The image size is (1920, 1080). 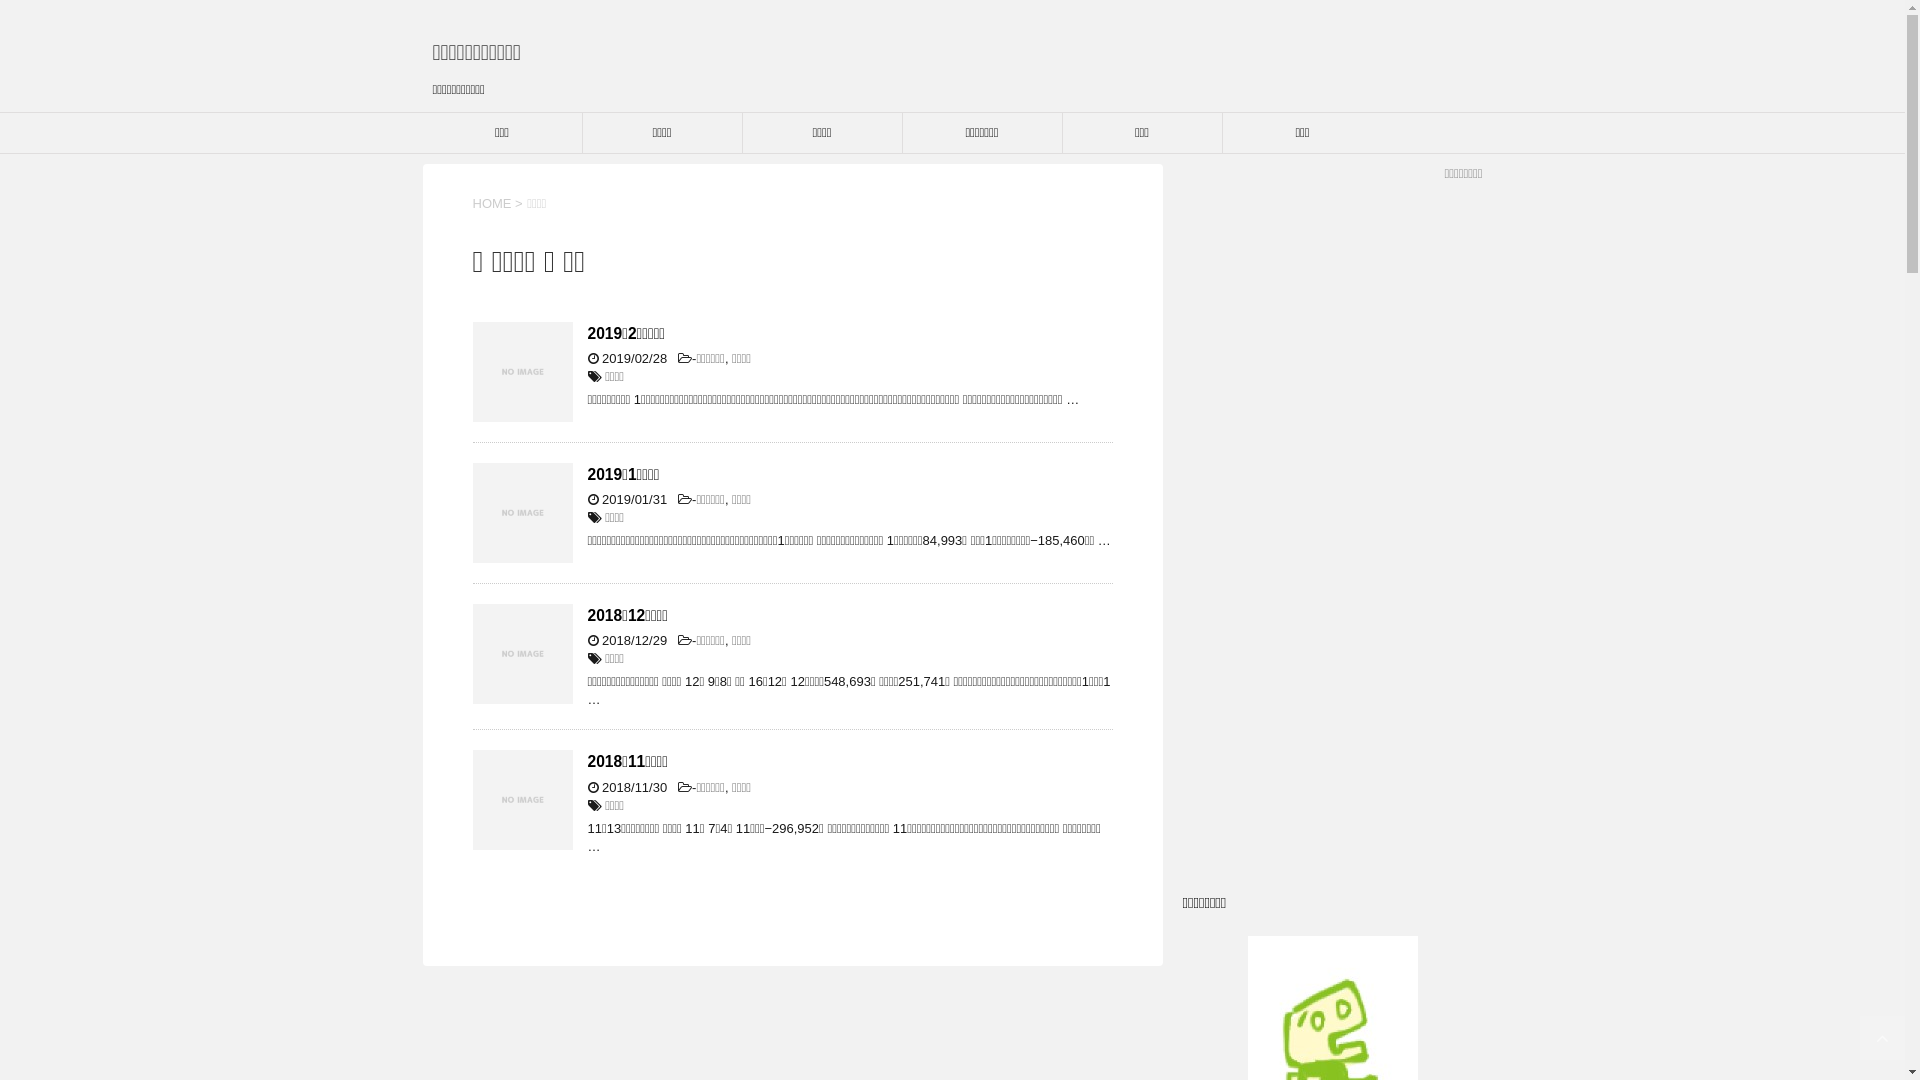 I want to click on 'no image', so click(x=522, y=798).